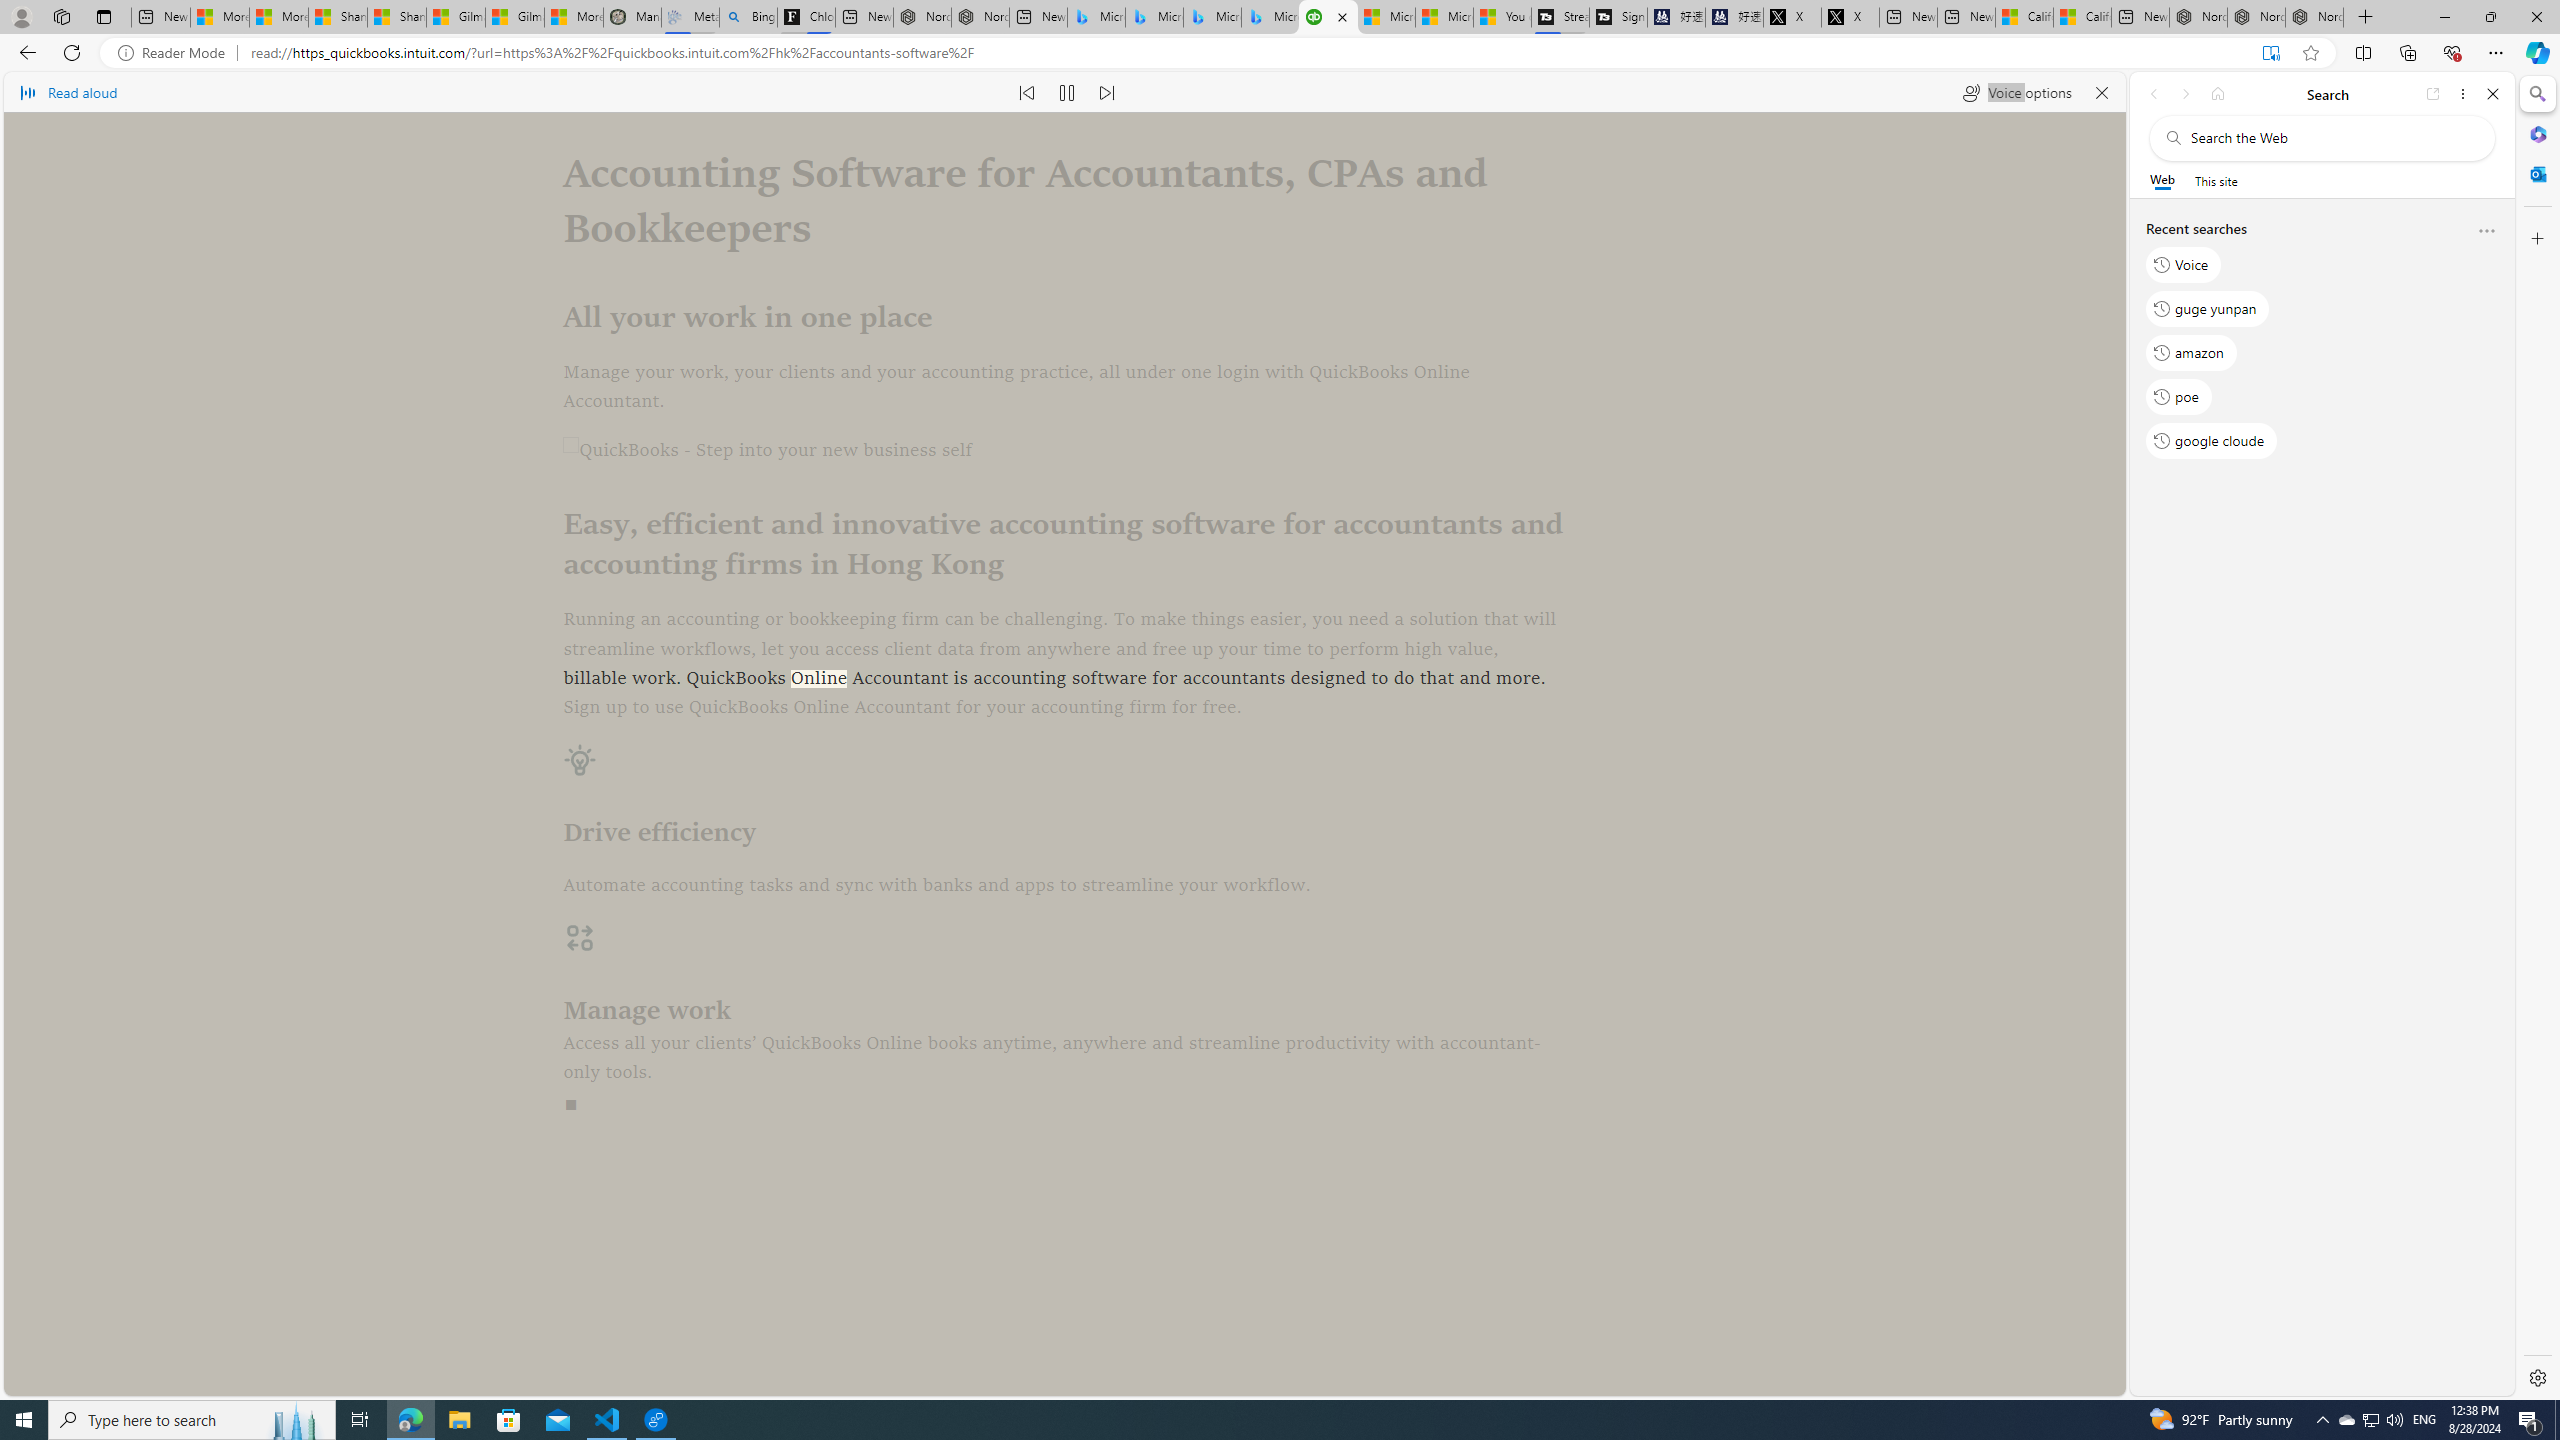 The height and width of the screenshot is (1440, 2560). What do you see at coordinates (1104, 91) in the screenshot?
I see `'Read next paragraph'` at bounding box center [1104, 91].